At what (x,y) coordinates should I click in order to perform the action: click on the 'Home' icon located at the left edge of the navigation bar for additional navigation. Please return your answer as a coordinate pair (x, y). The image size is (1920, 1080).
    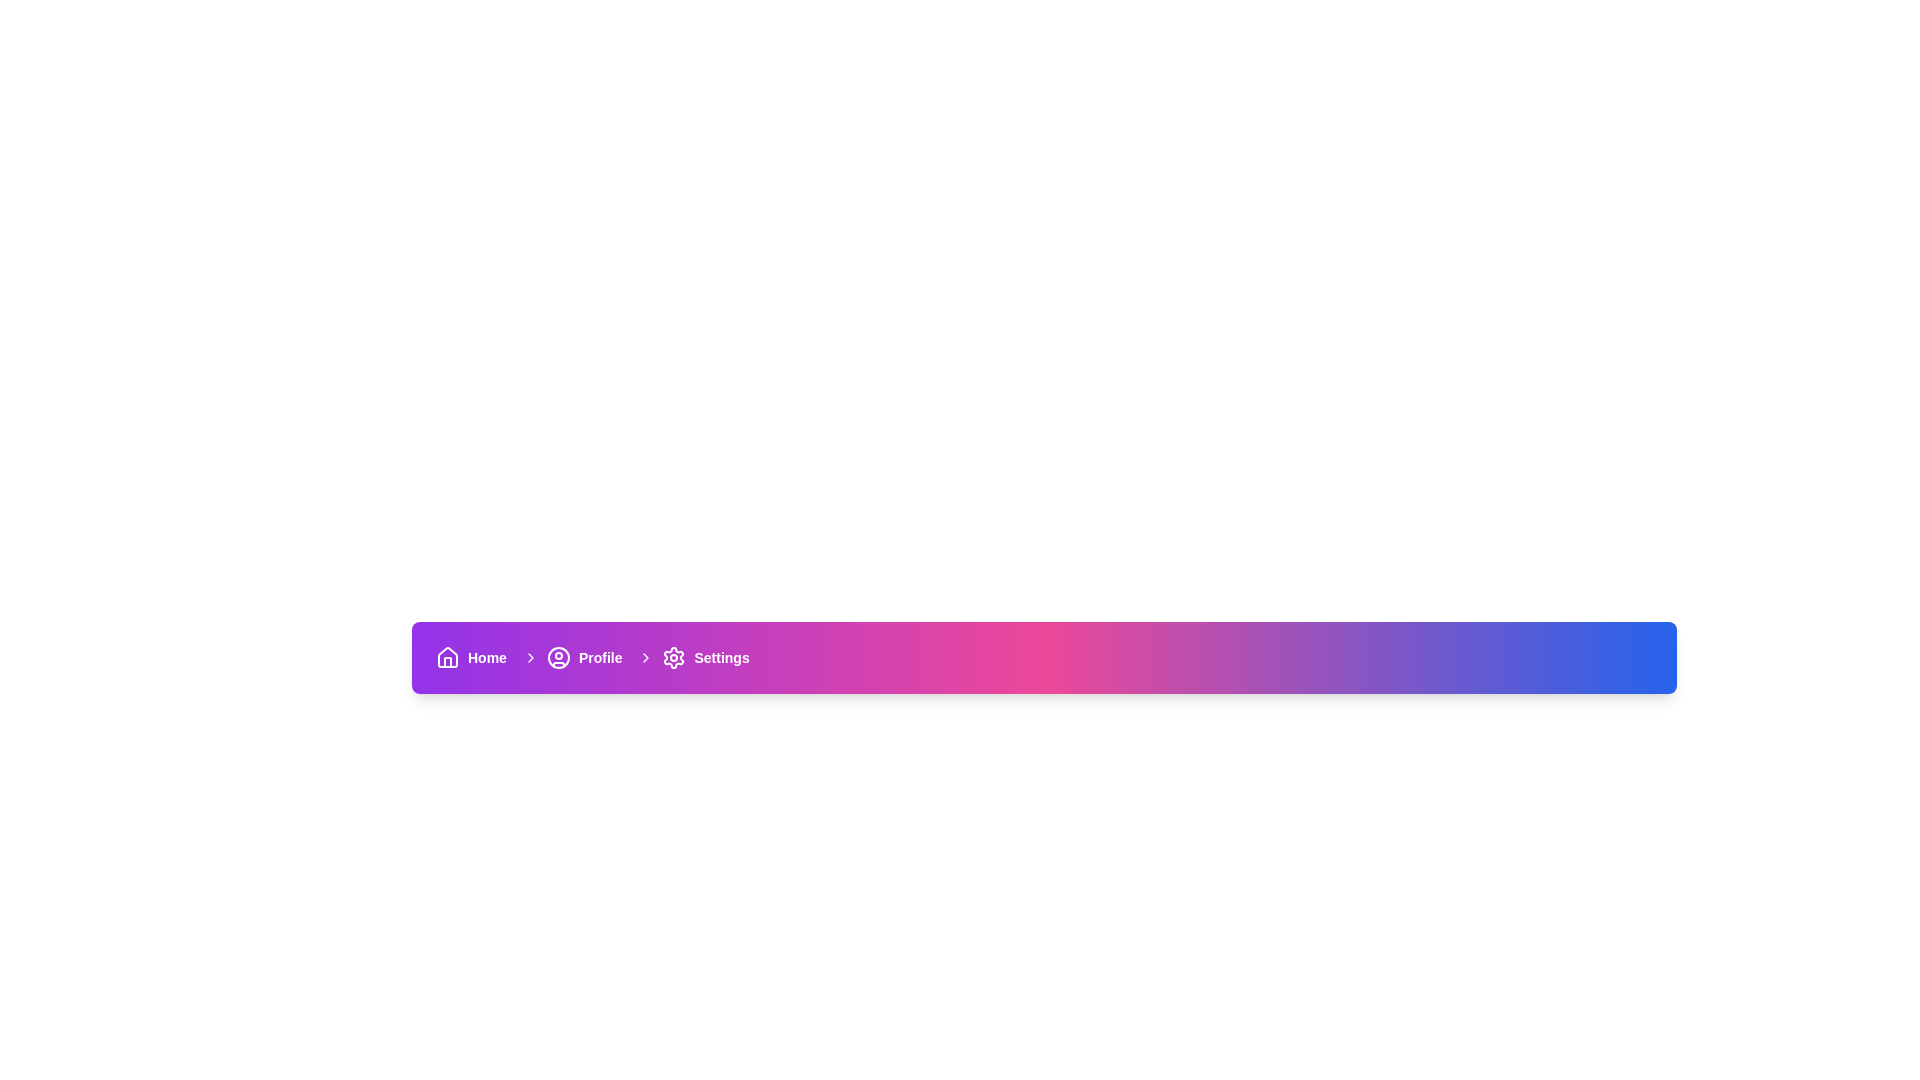
    Looking at the image, I should click on (446, 658).